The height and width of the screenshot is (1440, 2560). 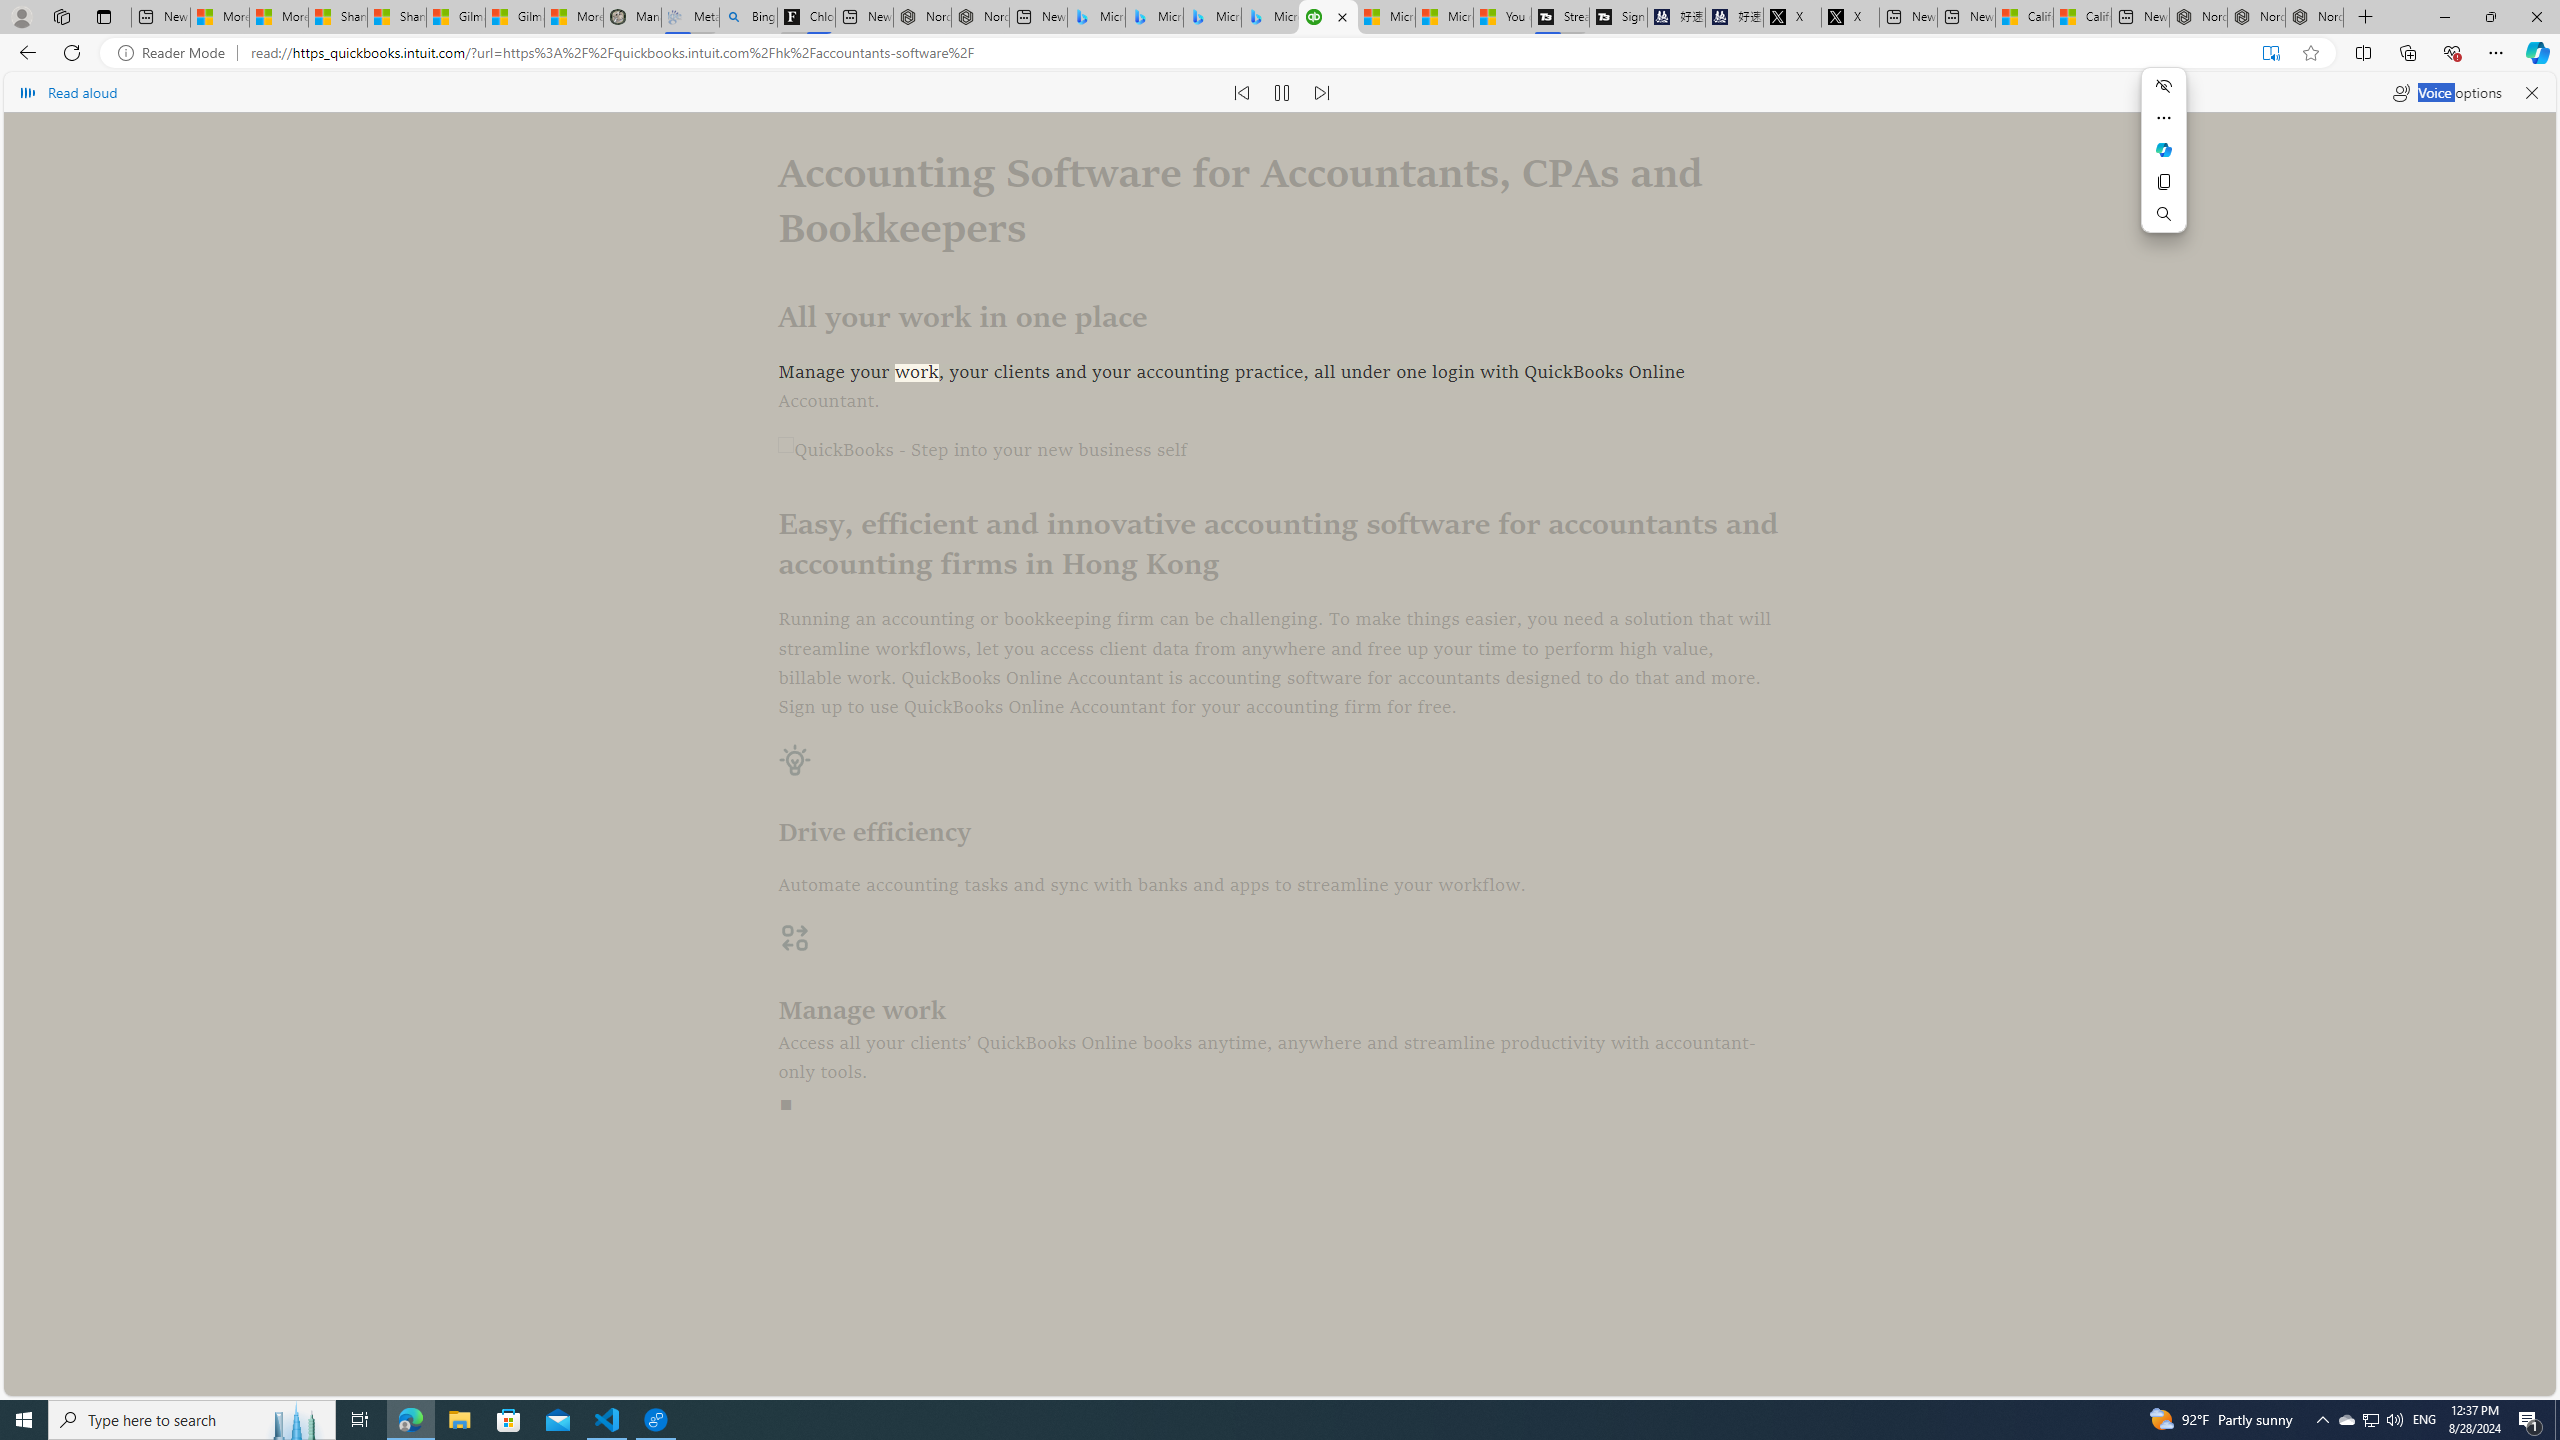 What do you see at coordinates (2255, 16) in the screenshot?
I see `'Nordace Siena Pro 15 Backpack'` at bounding box center [2255, 16].